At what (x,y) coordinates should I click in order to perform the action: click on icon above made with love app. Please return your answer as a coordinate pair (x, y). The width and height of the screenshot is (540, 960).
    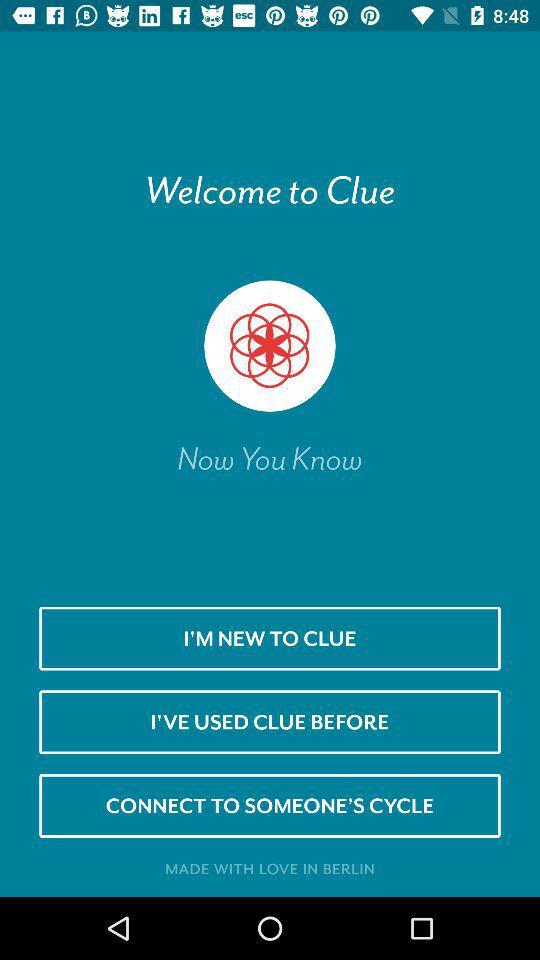
    Looking at the image, I should click on (270, 805).